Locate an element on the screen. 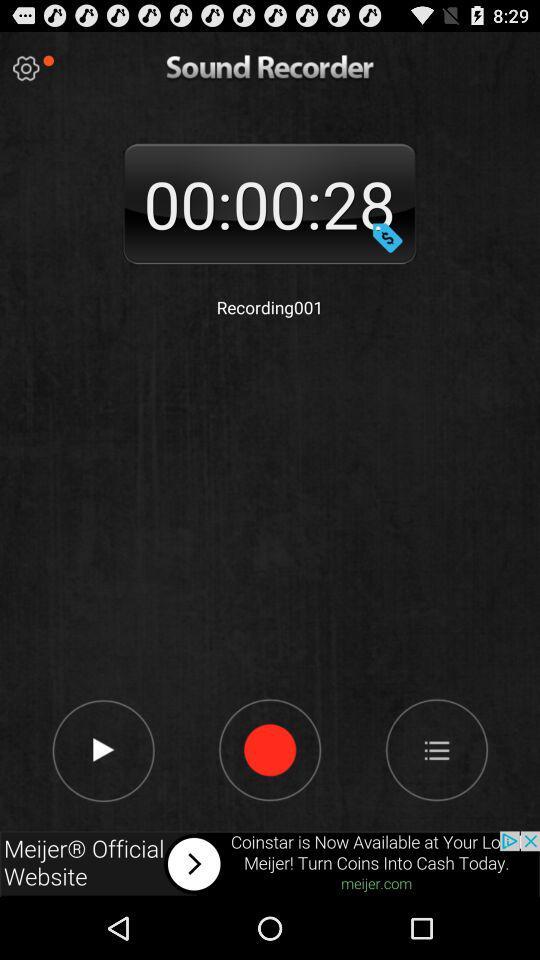 This screenshot has width=540, height=960. button is located at coordinates (103, 748).